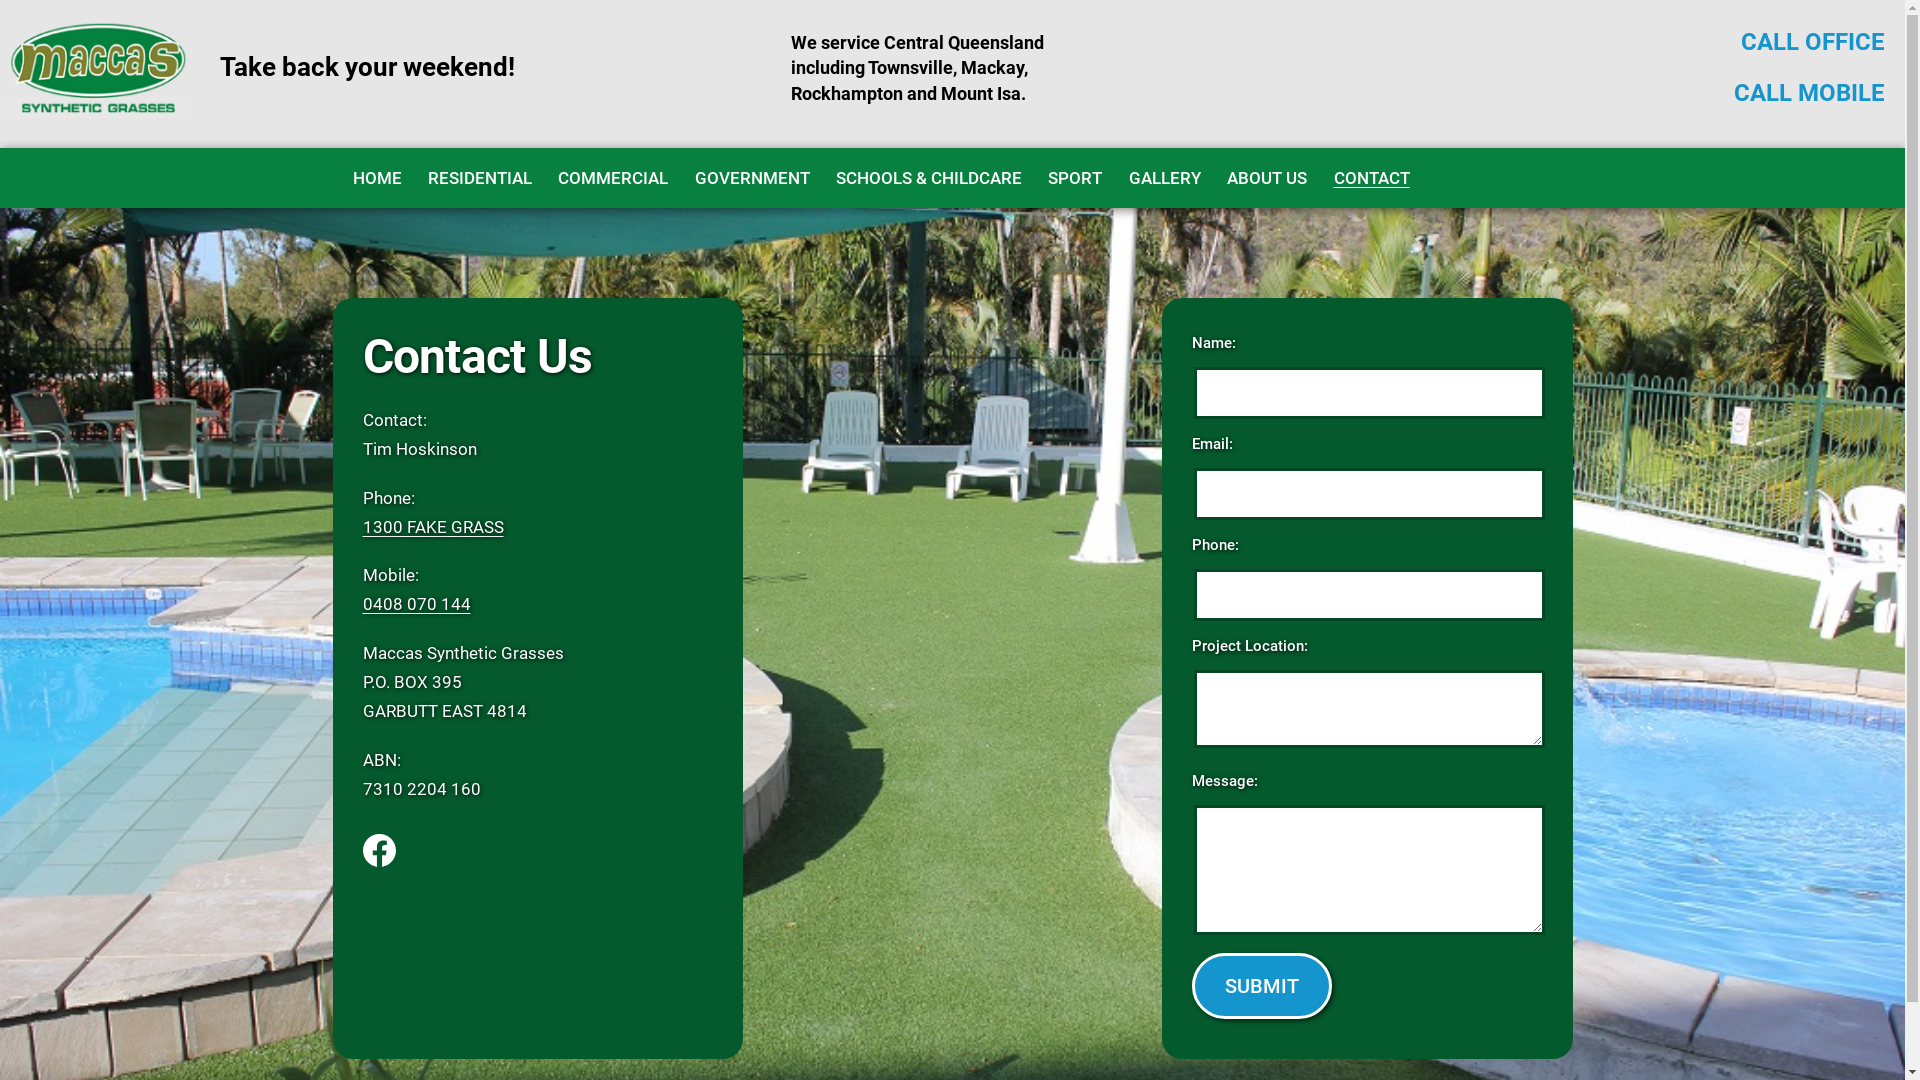 This screenshot has height=1080, width=1920. Describe the element at coordinates (1165, 176) in the screenshot. I see `'GALLERY'` at that location.